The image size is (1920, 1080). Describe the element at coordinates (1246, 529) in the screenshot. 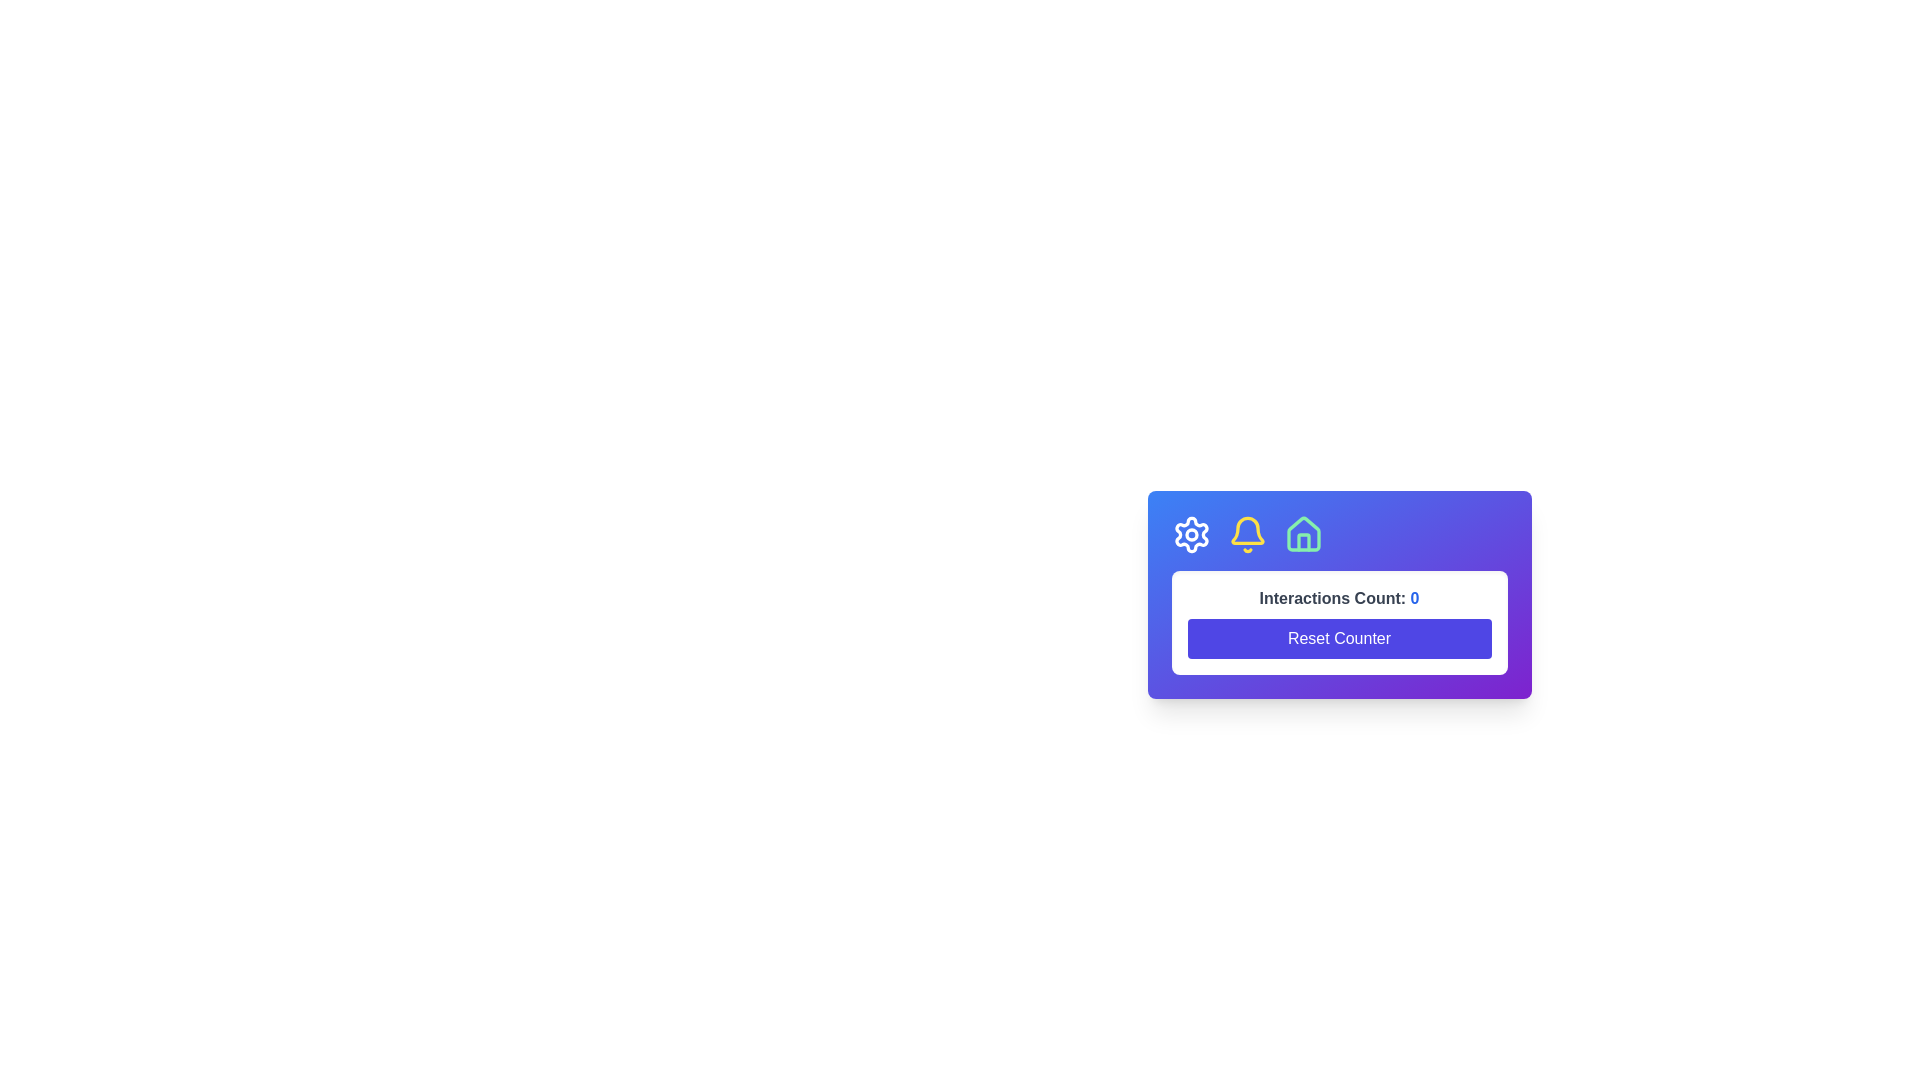

I see `the bell icon, which is the second icon from the left in a row of three icons at the top of the interface card` at that location.